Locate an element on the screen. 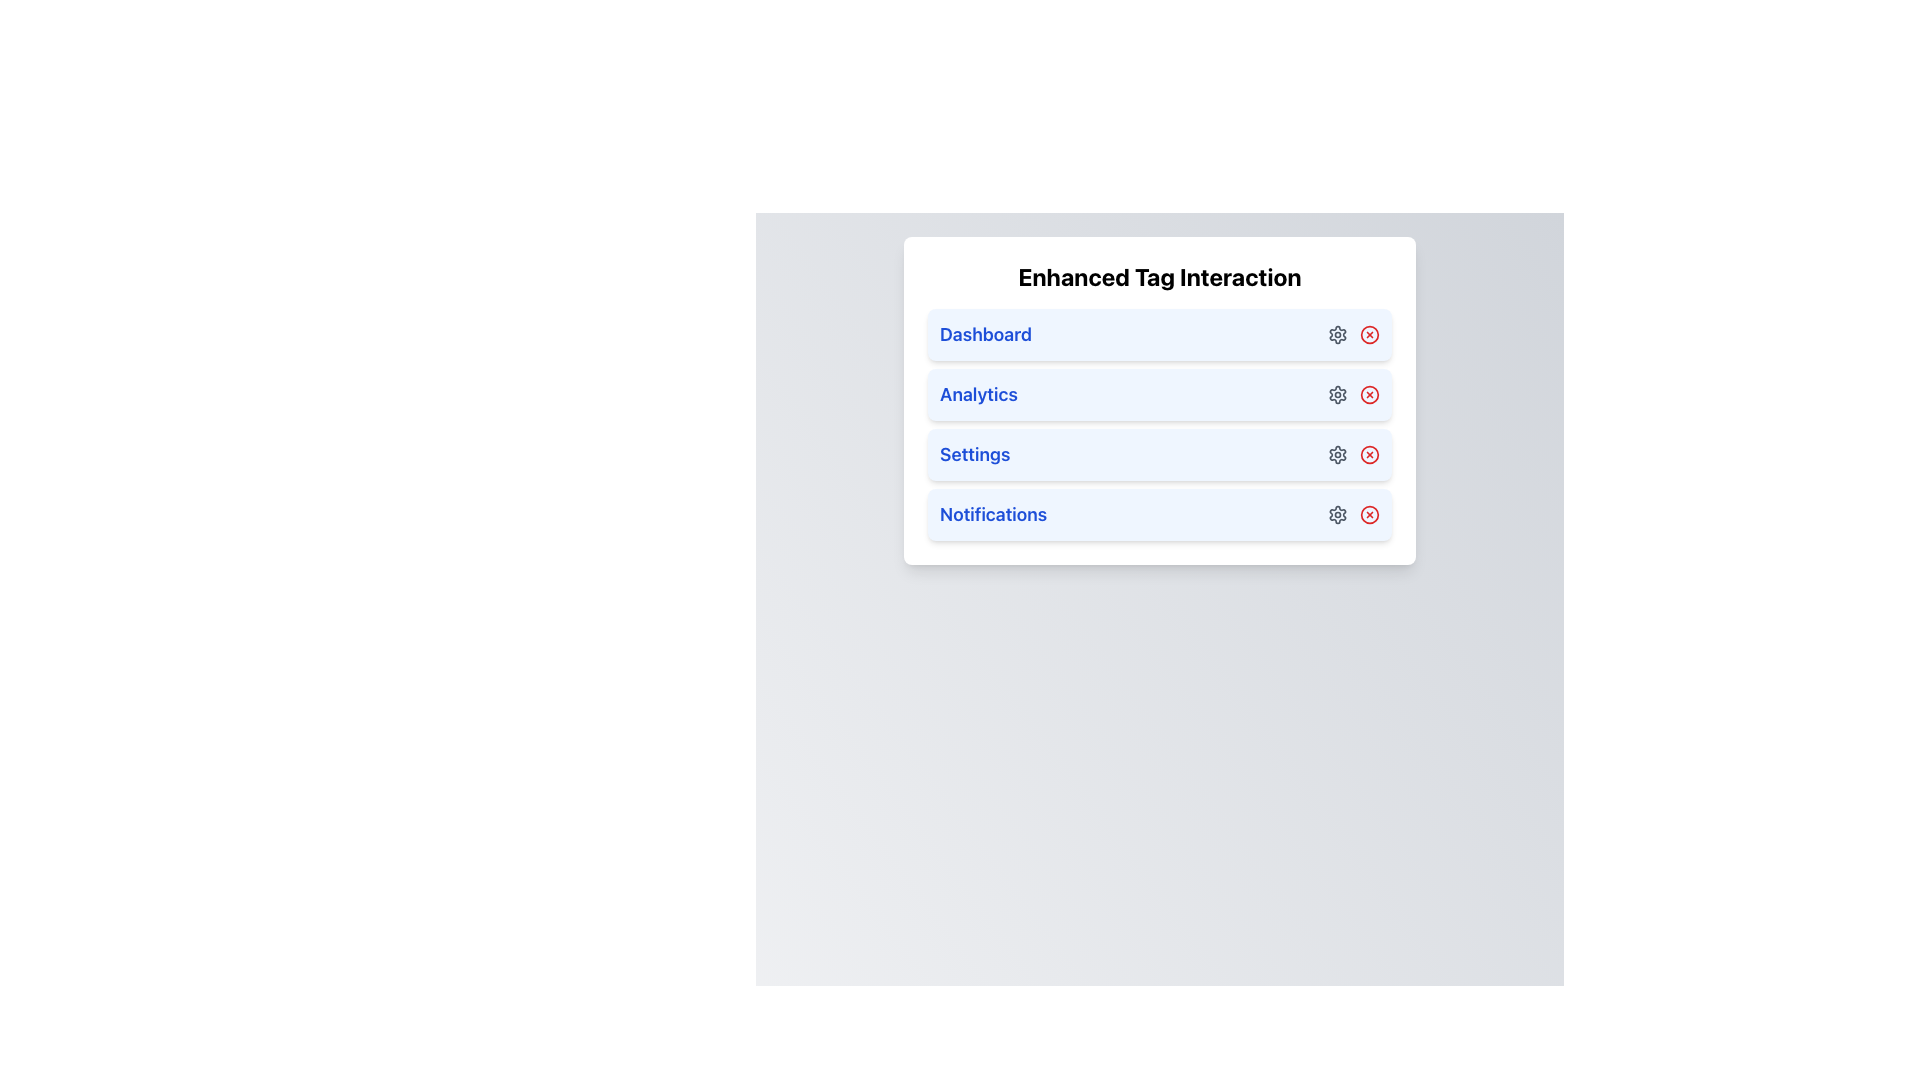 The width and height of the screenshot is (1920, 1080). the gear icon located beside the 'Analytics' text is located at coordinates (1338, 394).